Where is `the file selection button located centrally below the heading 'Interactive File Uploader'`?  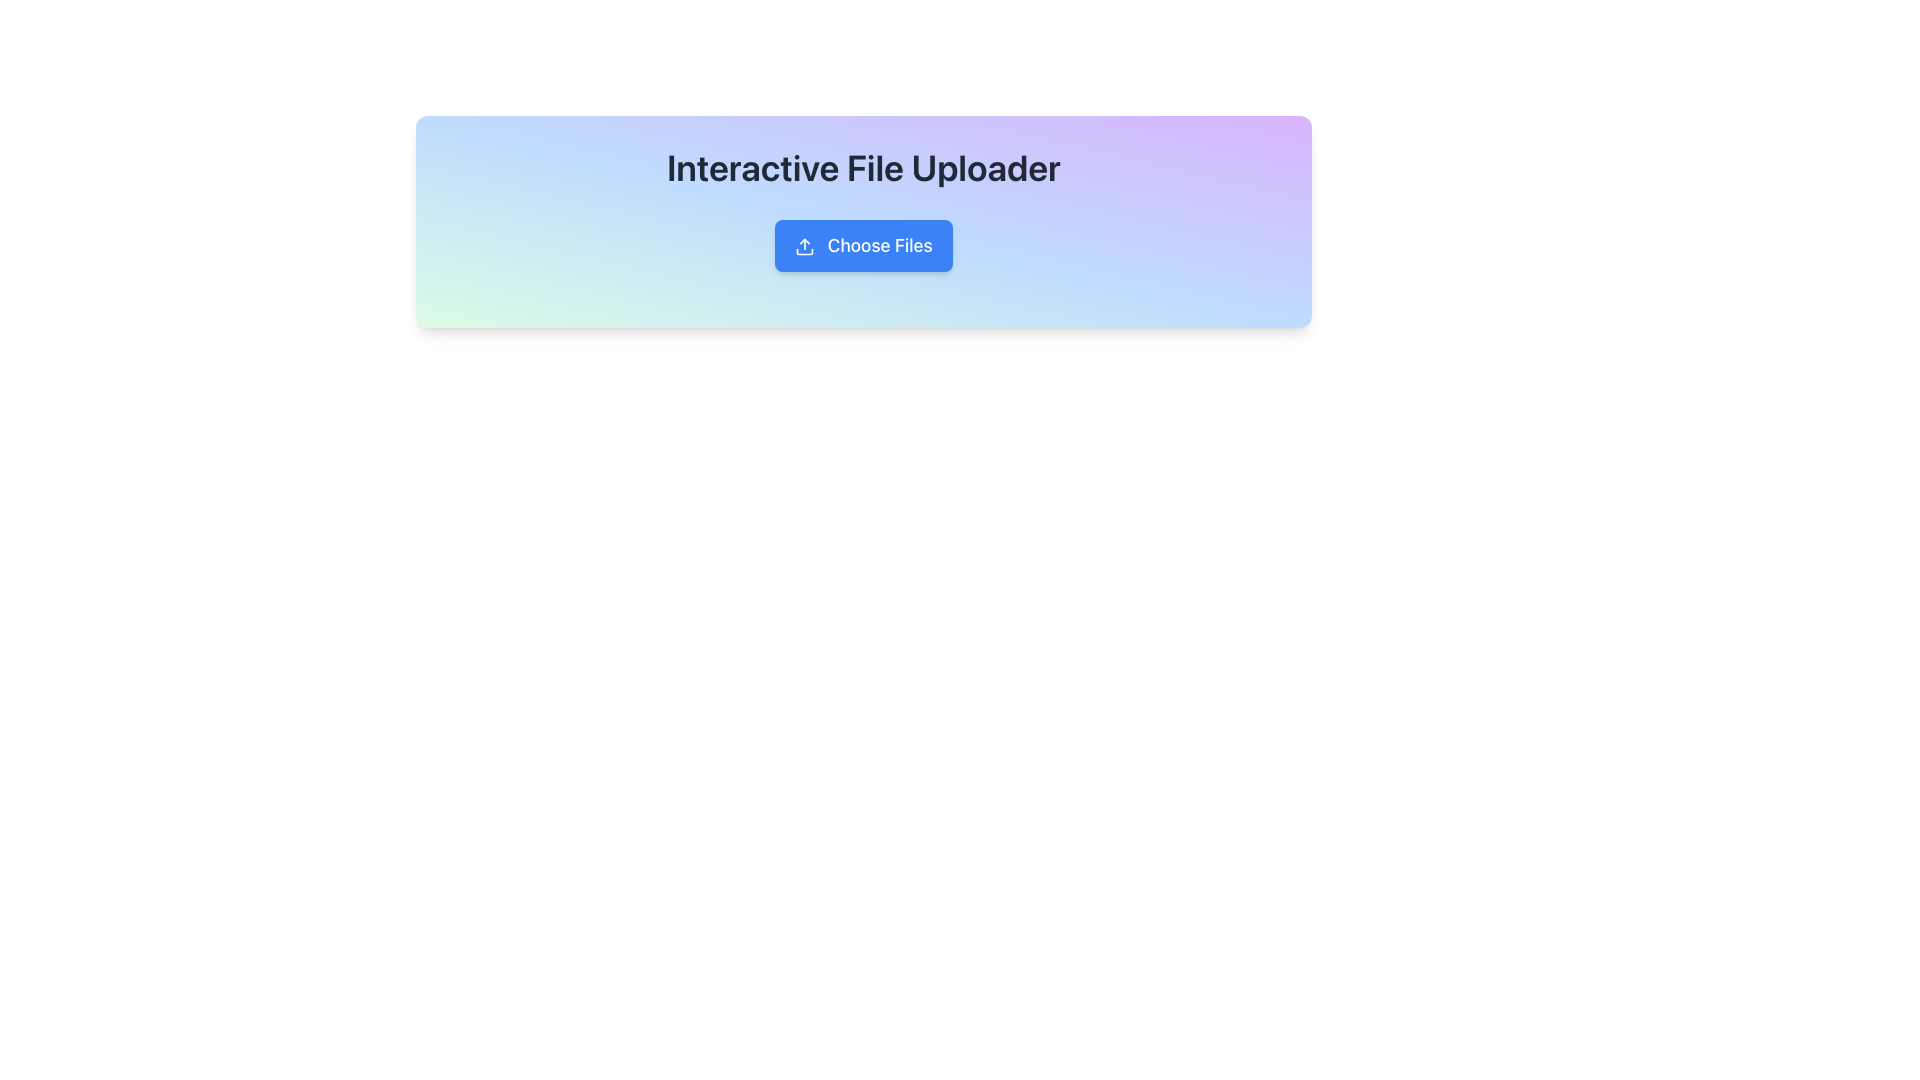
the file selection button located centrally below the heading 'Interactive File Uploader' is located at coordinates (864, 245).